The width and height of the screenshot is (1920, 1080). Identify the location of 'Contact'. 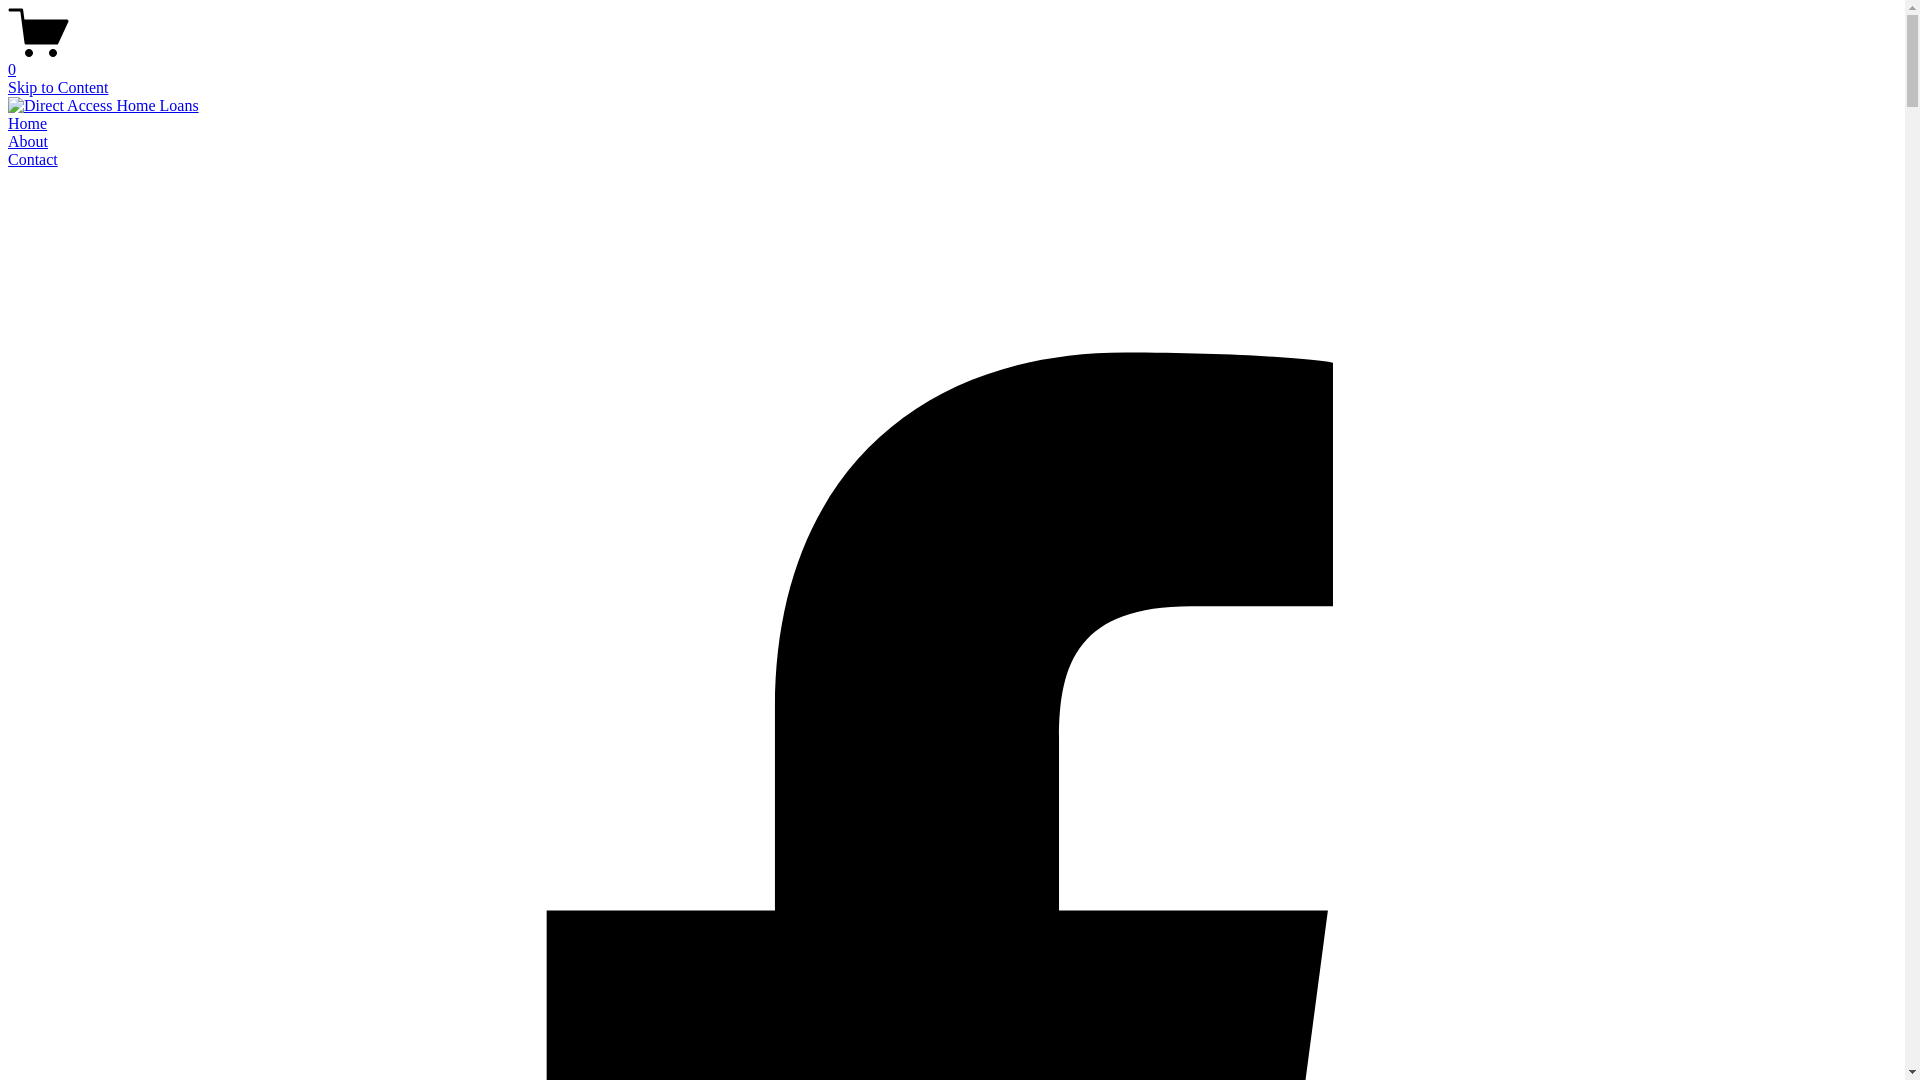
(8, 158).